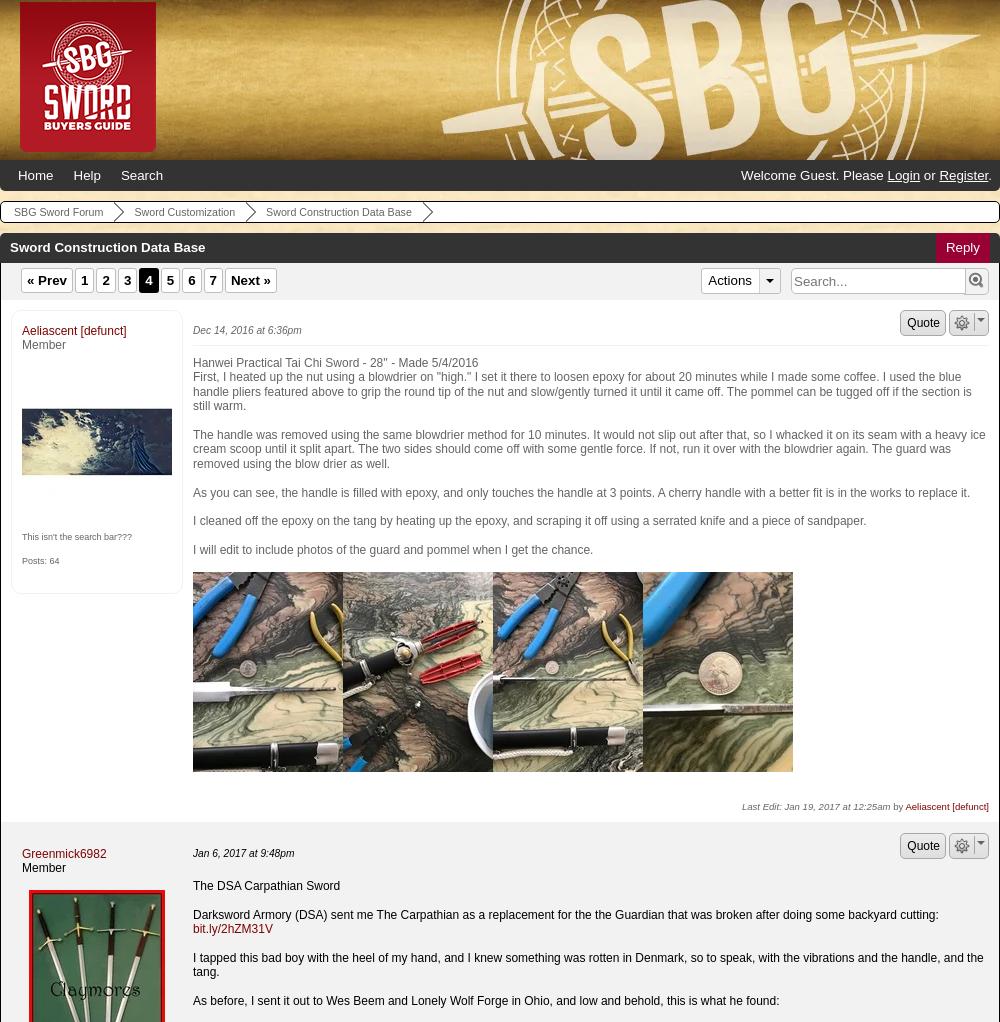  What do you see at coordinates (148, 280) in the screenshot?
I see `'4'` at bounding box center [148, 280].